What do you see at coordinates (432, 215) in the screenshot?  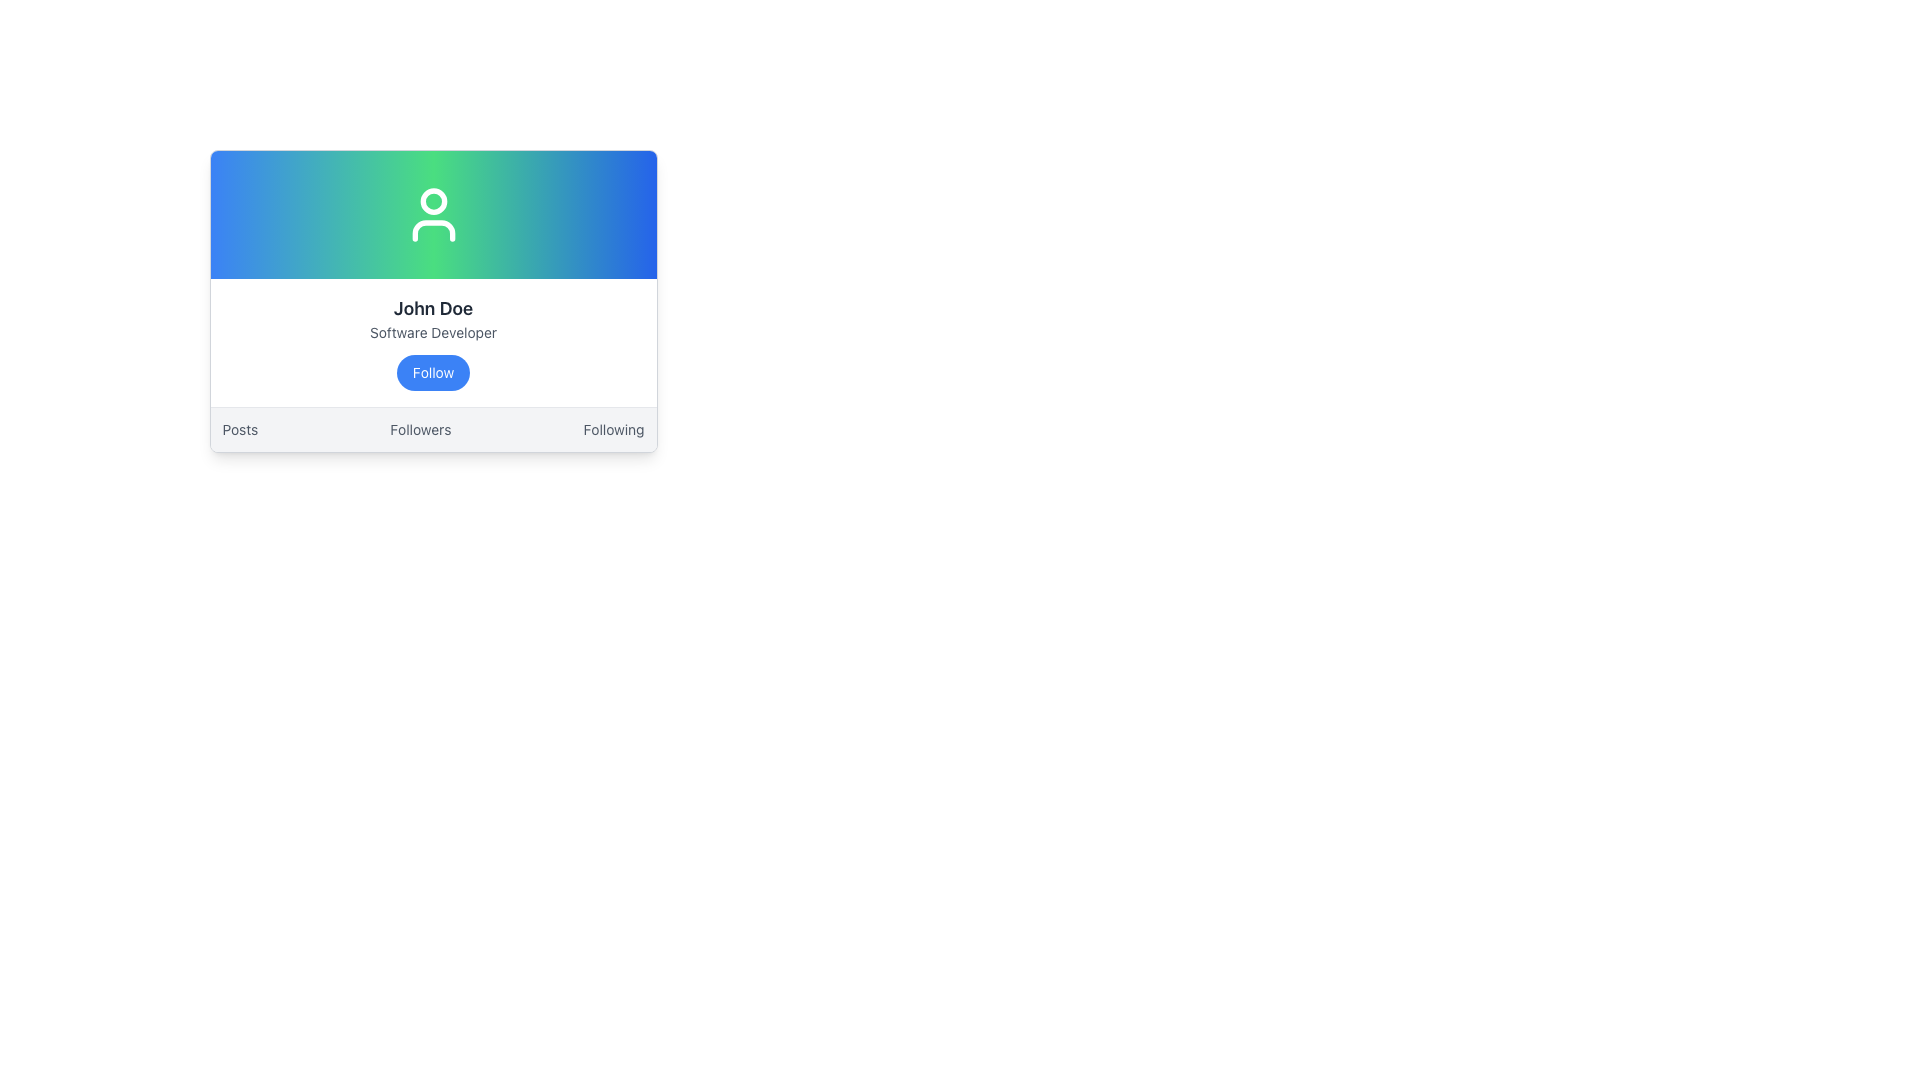 I see `the Decorative header section, which features a gradient background and a central white user icon, located at the top of the profile card above 'John Doe'` at bounding box center [432, 215].